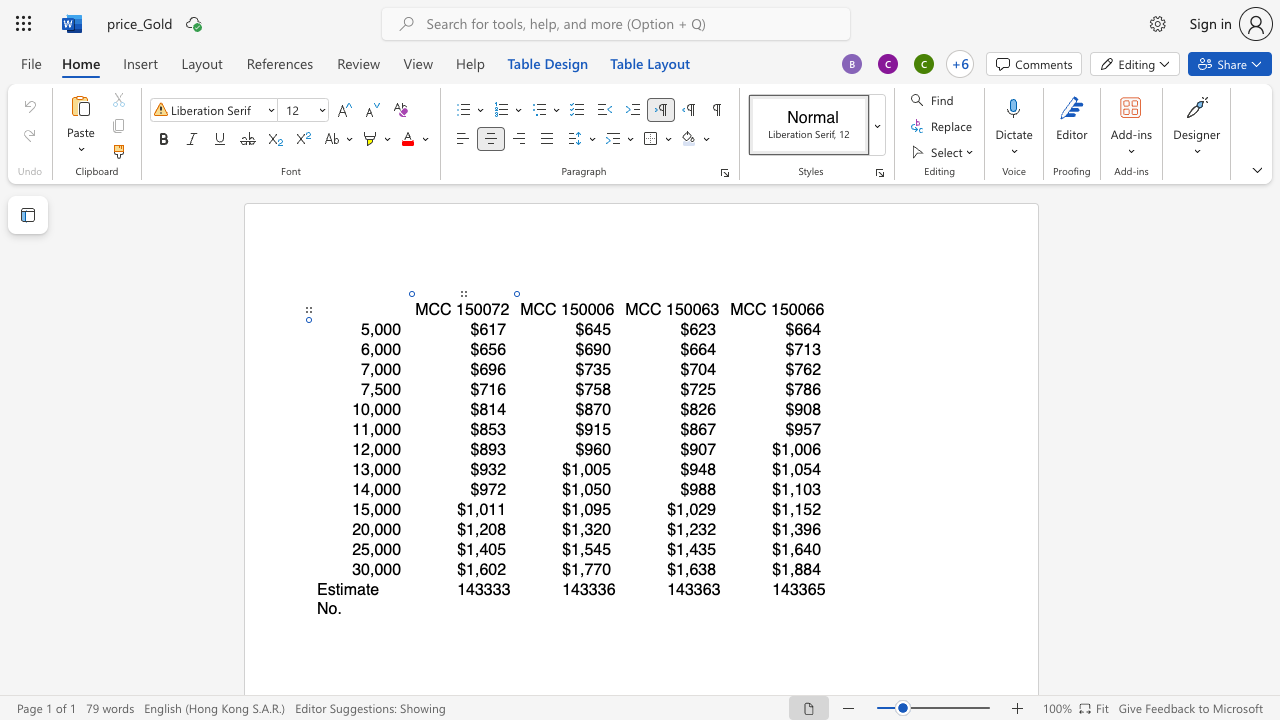 The height and width of the screenshot is (720, 1280). What do you see at coordinates (796, 309) in the screenshot?
I see `the space between the continuous character "0" and "0" in the text` at bounding box center [796, 309].